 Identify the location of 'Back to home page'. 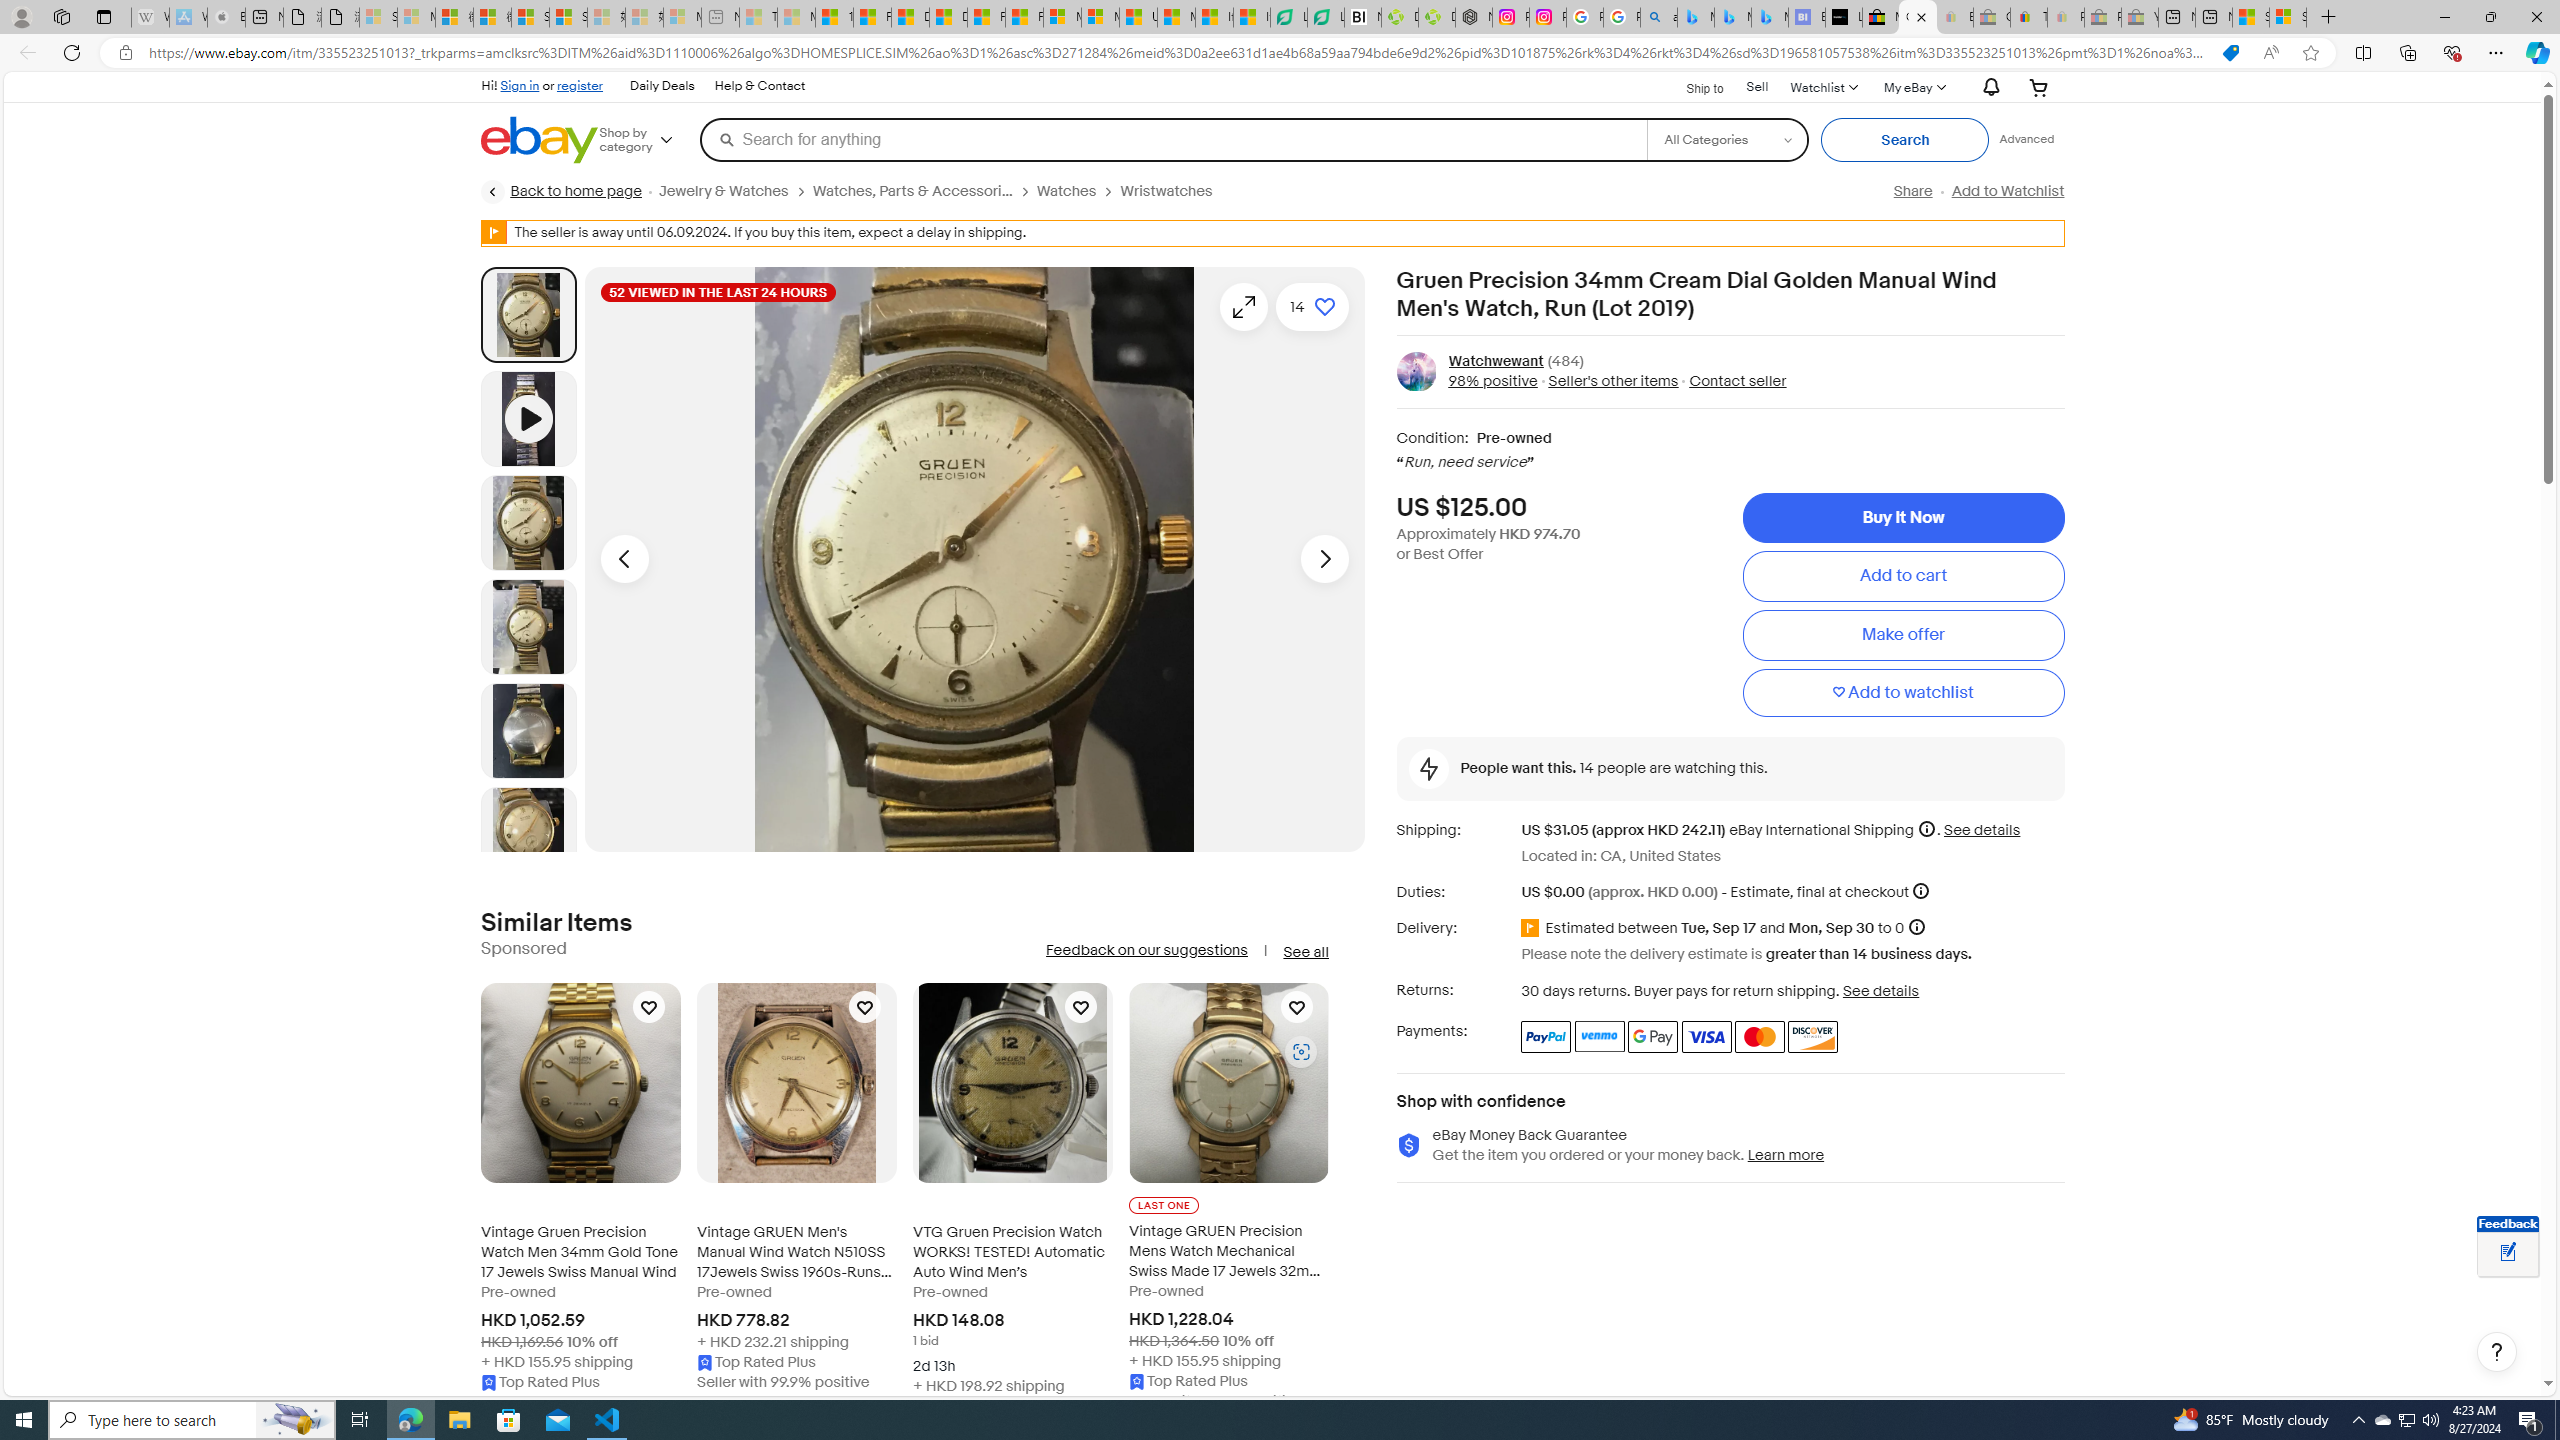
(560, 191).